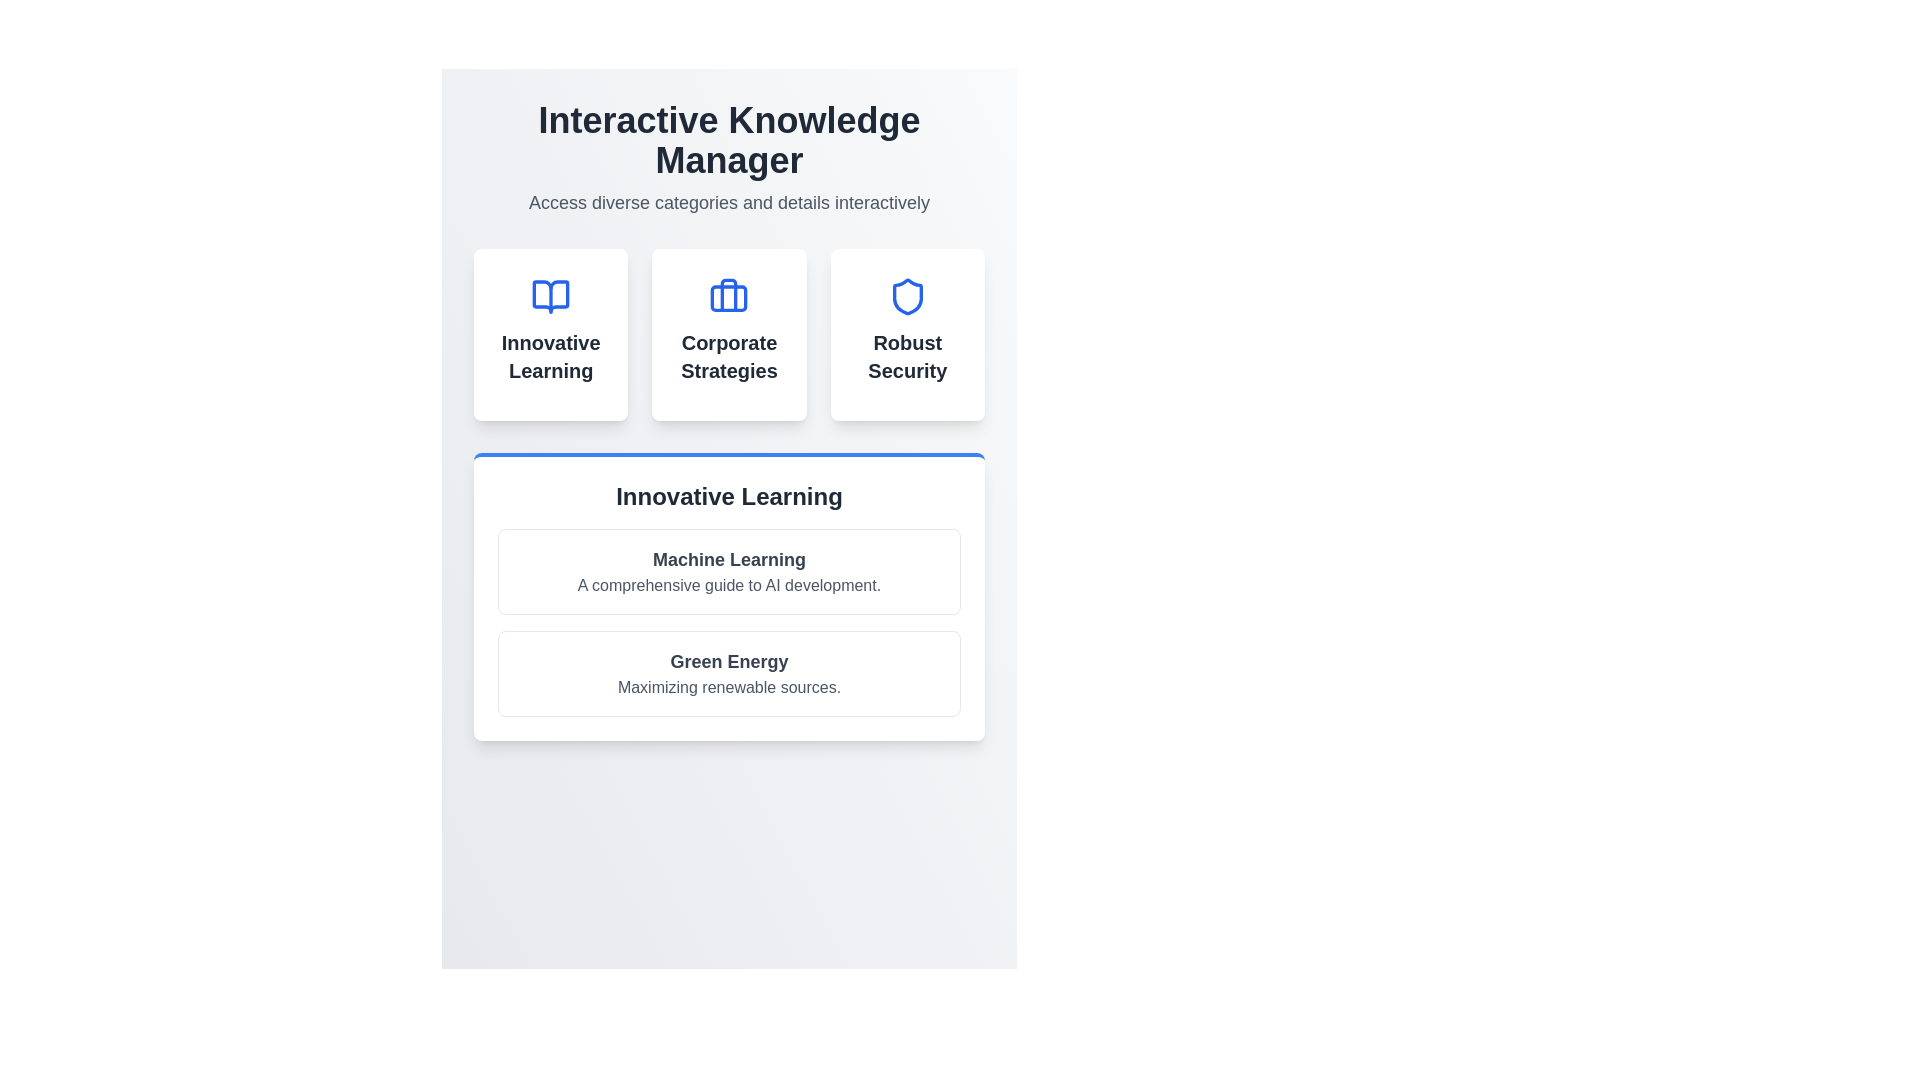 Image resolution: width=1920 pixels, height=1080 pixels. I want to click on the text block titled 'Interactive Knowledge Manager' which includes a subtitle 'Access diverse categories and details interactively', located near the top of the interface, so click(728, 157).